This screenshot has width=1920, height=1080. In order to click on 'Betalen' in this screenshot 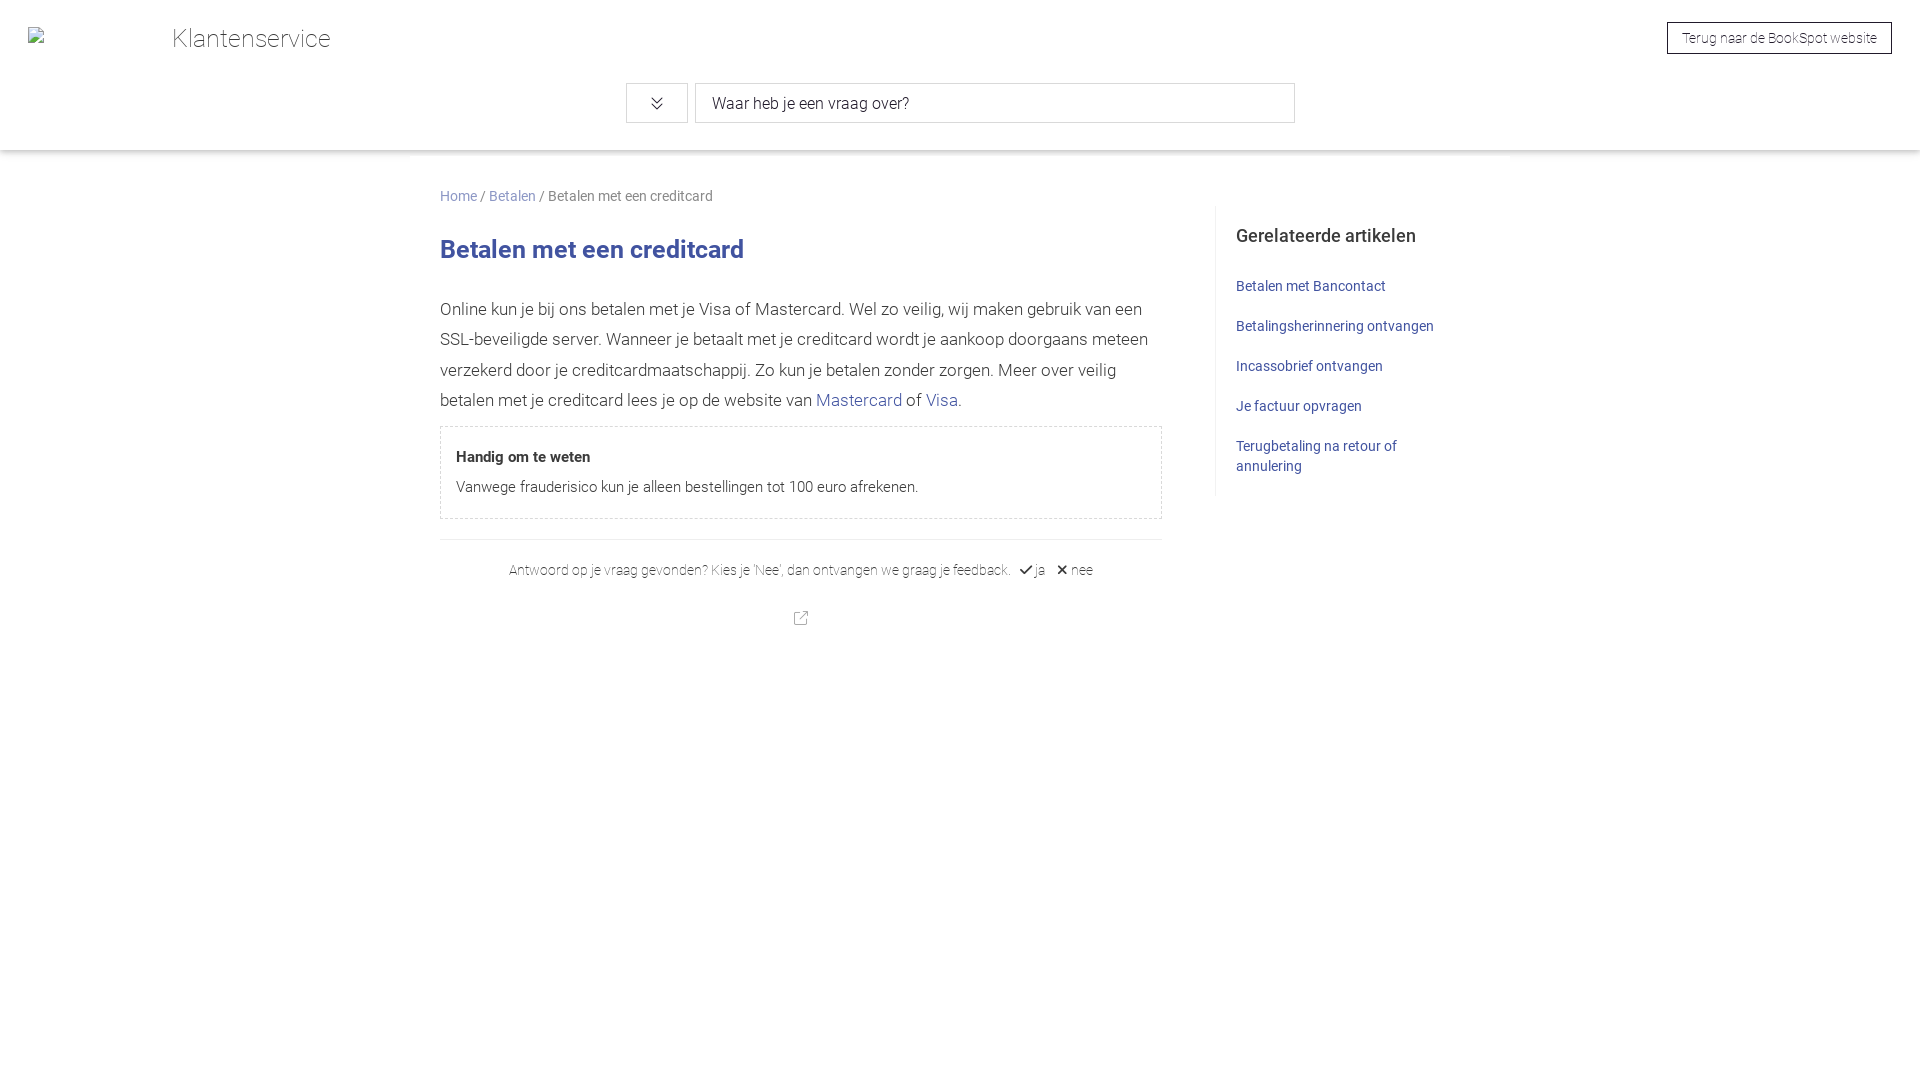, I will do `click(512, 196)`.